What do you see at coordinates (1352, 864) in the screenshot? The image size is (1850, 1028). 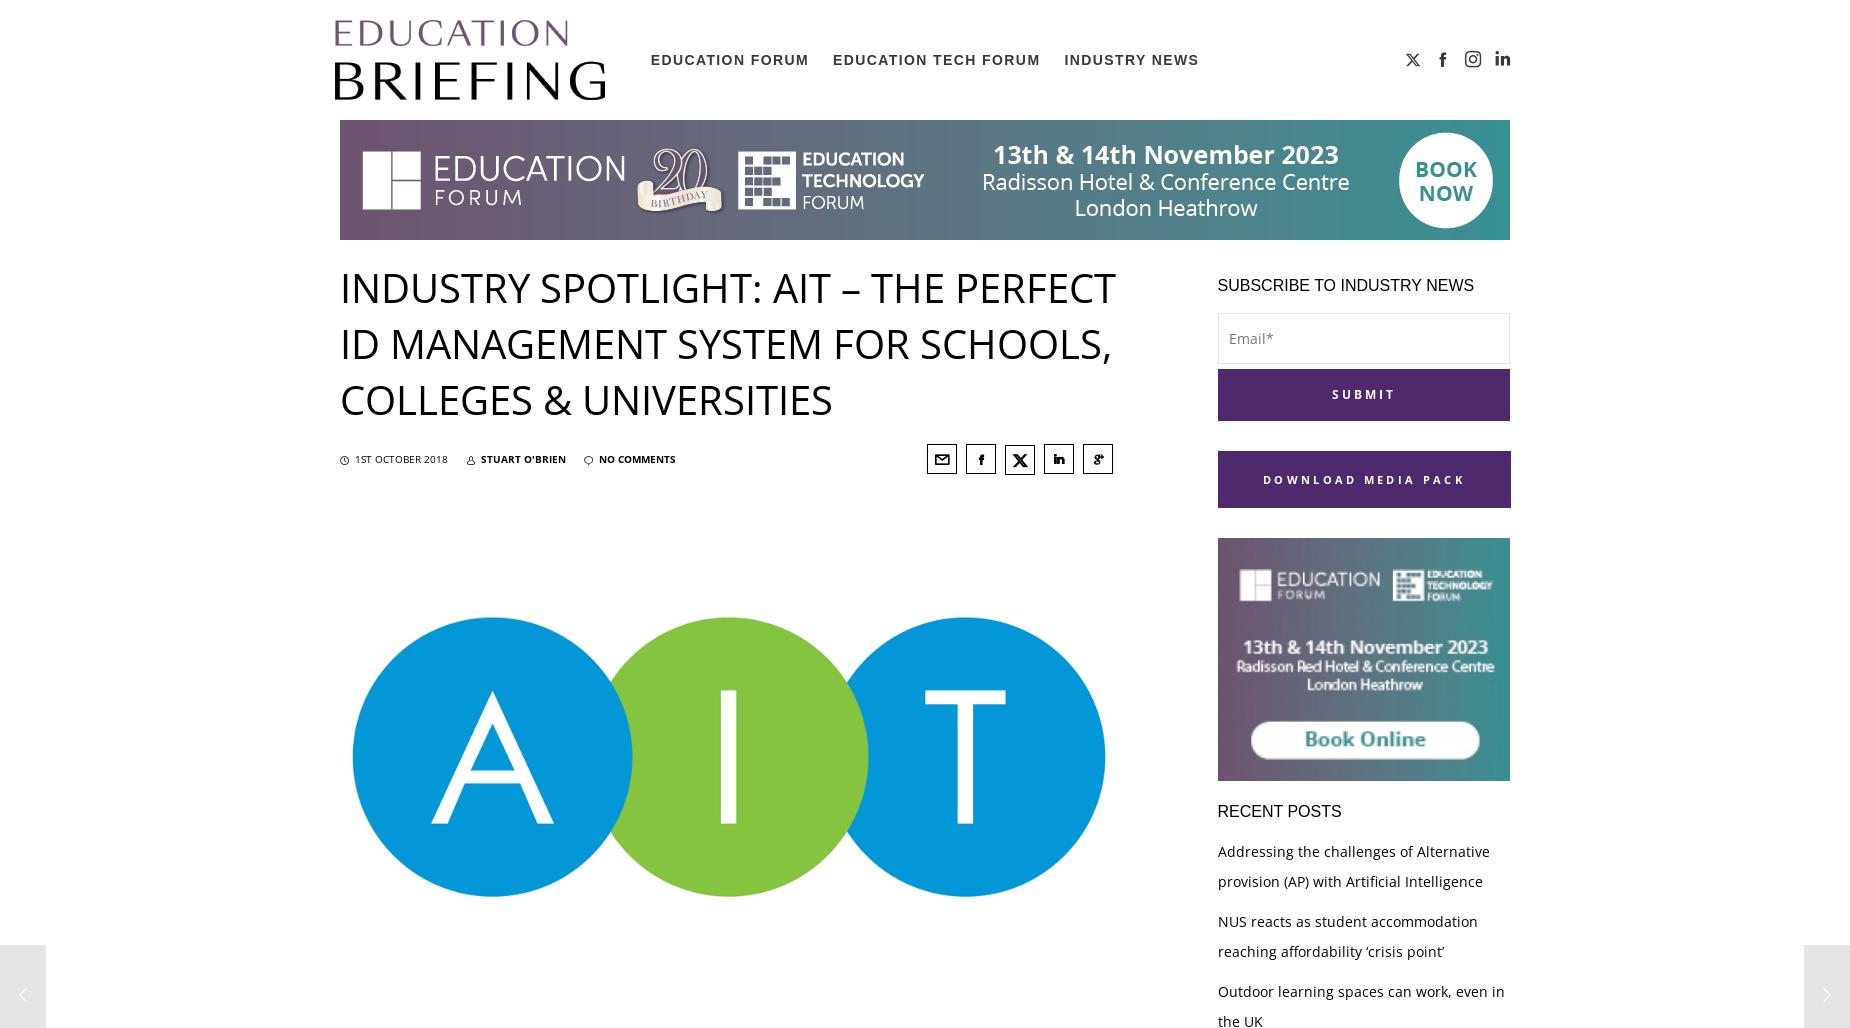 I see `'Addressing the challenges of Alternative provision (AP) with Artificial Intelligence'` at bounding box center [1352, 864].